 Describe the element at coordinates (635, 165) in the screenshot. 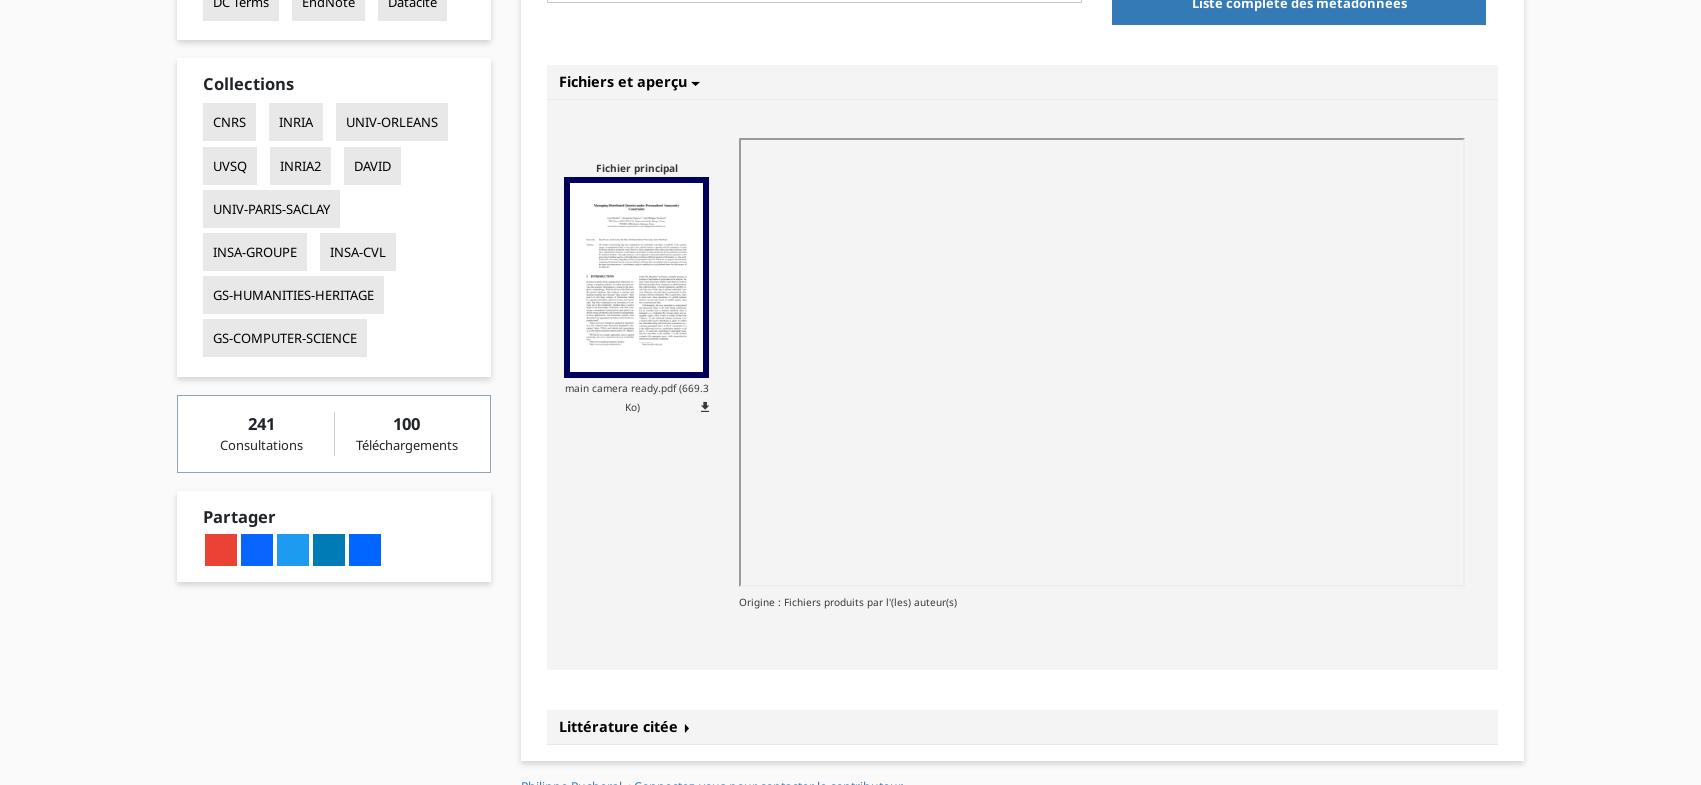

I see `'Fichier principal'` at that location.